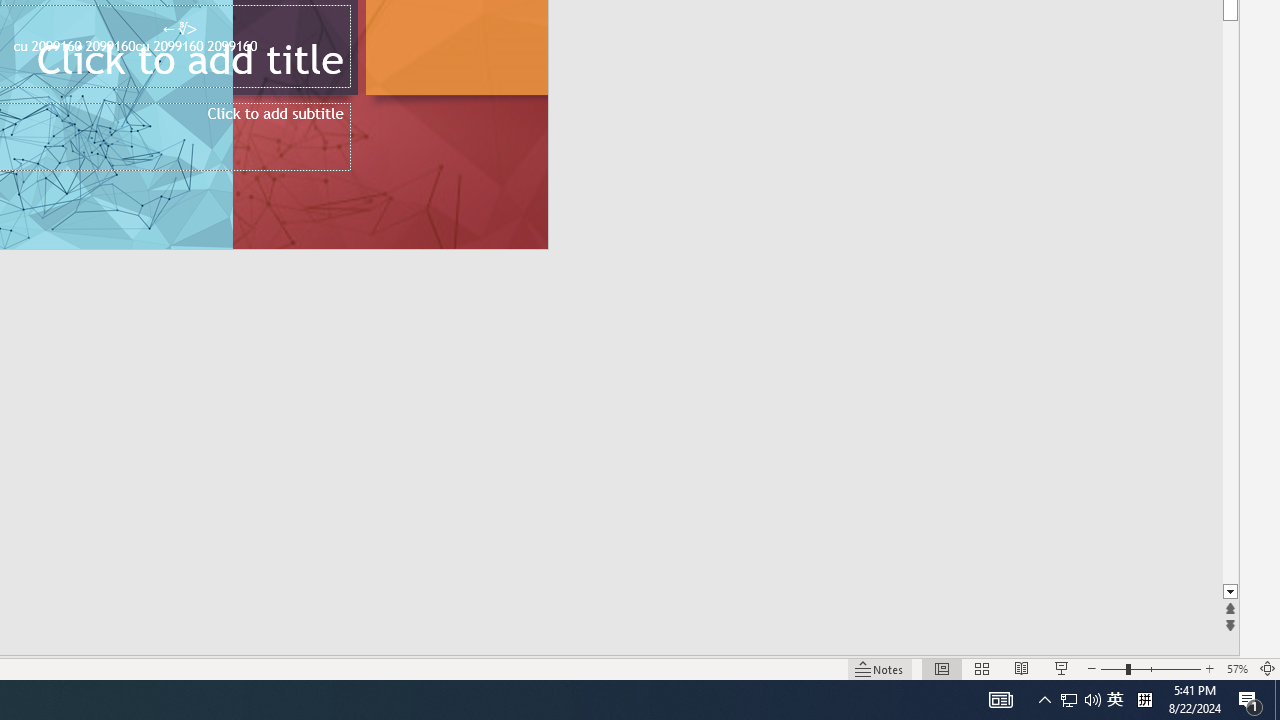  What do you see at coordinates (179, 29) in the screenshot?
I see `'TextBox 7'` at bounding box center [179, 29].